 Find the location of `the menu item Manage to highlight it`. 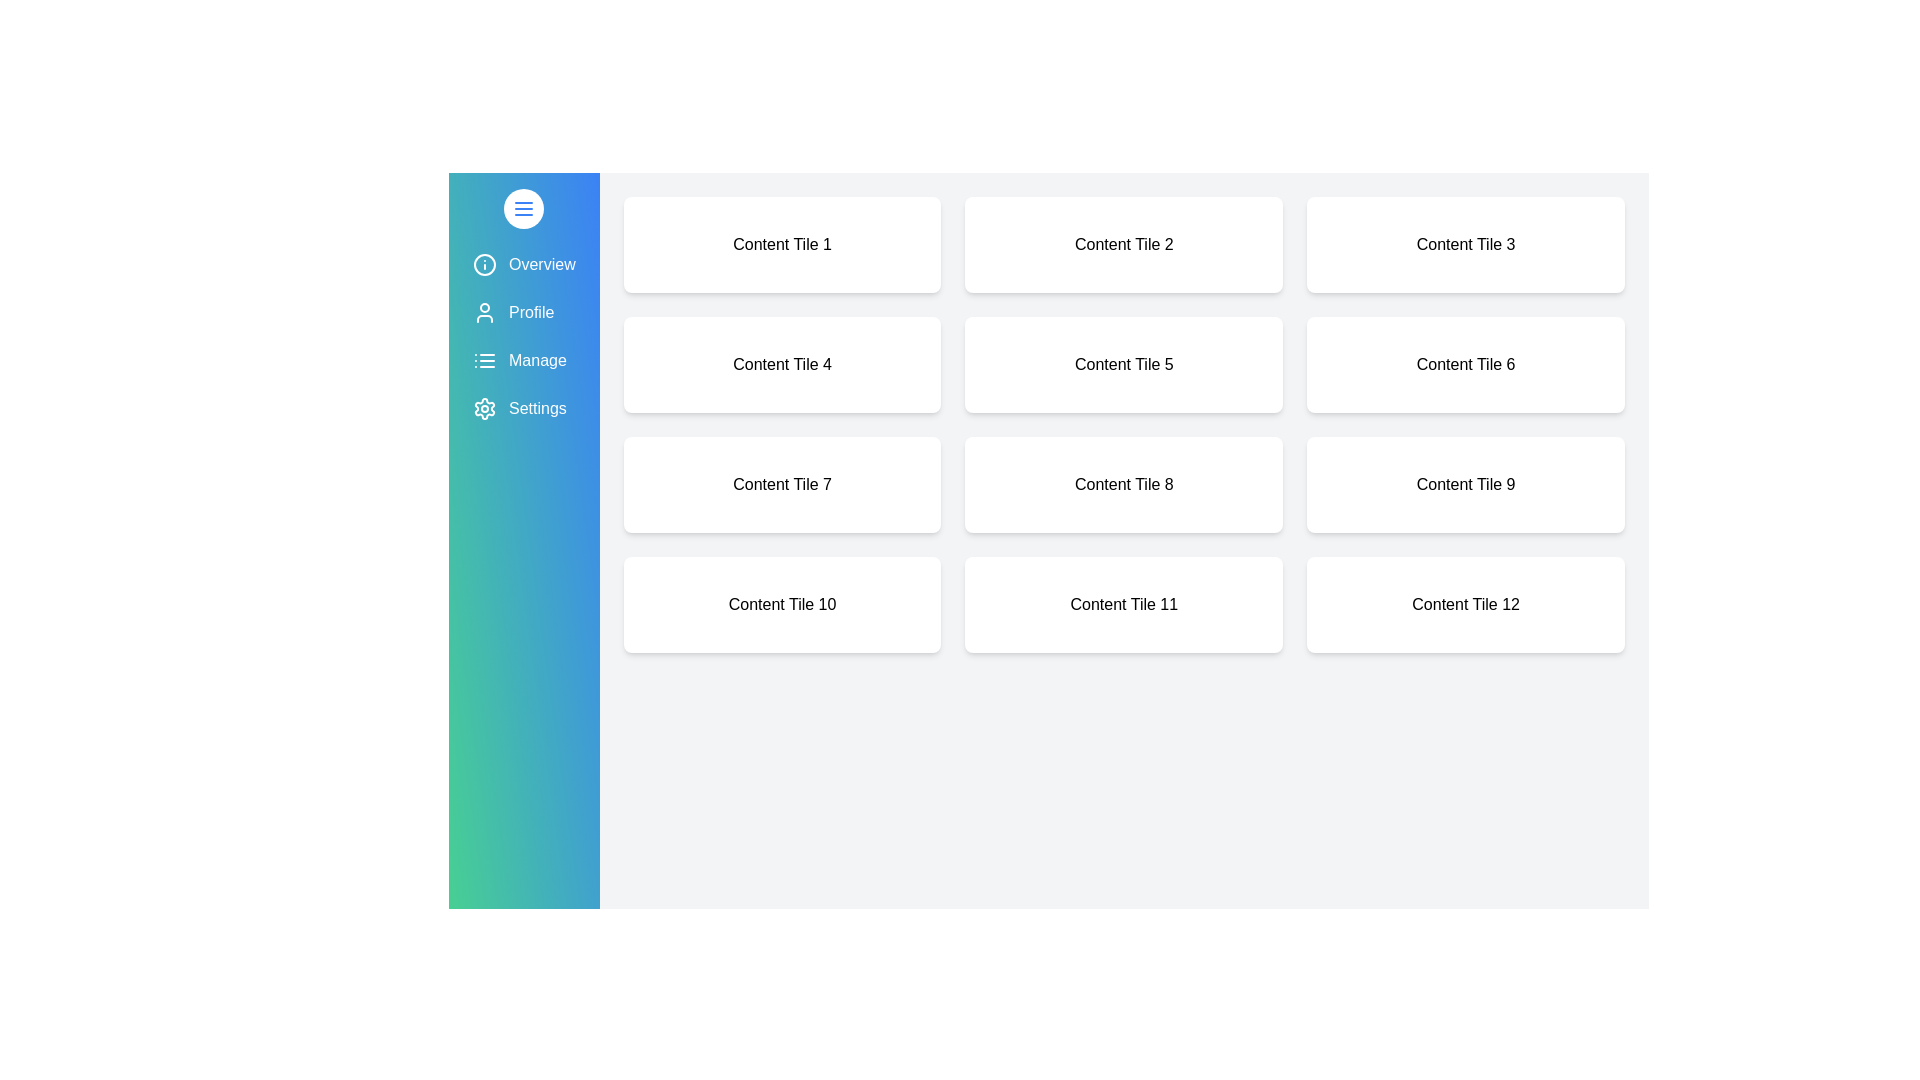

the menu item Manage to highlight it is located at coordinates (523, 361).